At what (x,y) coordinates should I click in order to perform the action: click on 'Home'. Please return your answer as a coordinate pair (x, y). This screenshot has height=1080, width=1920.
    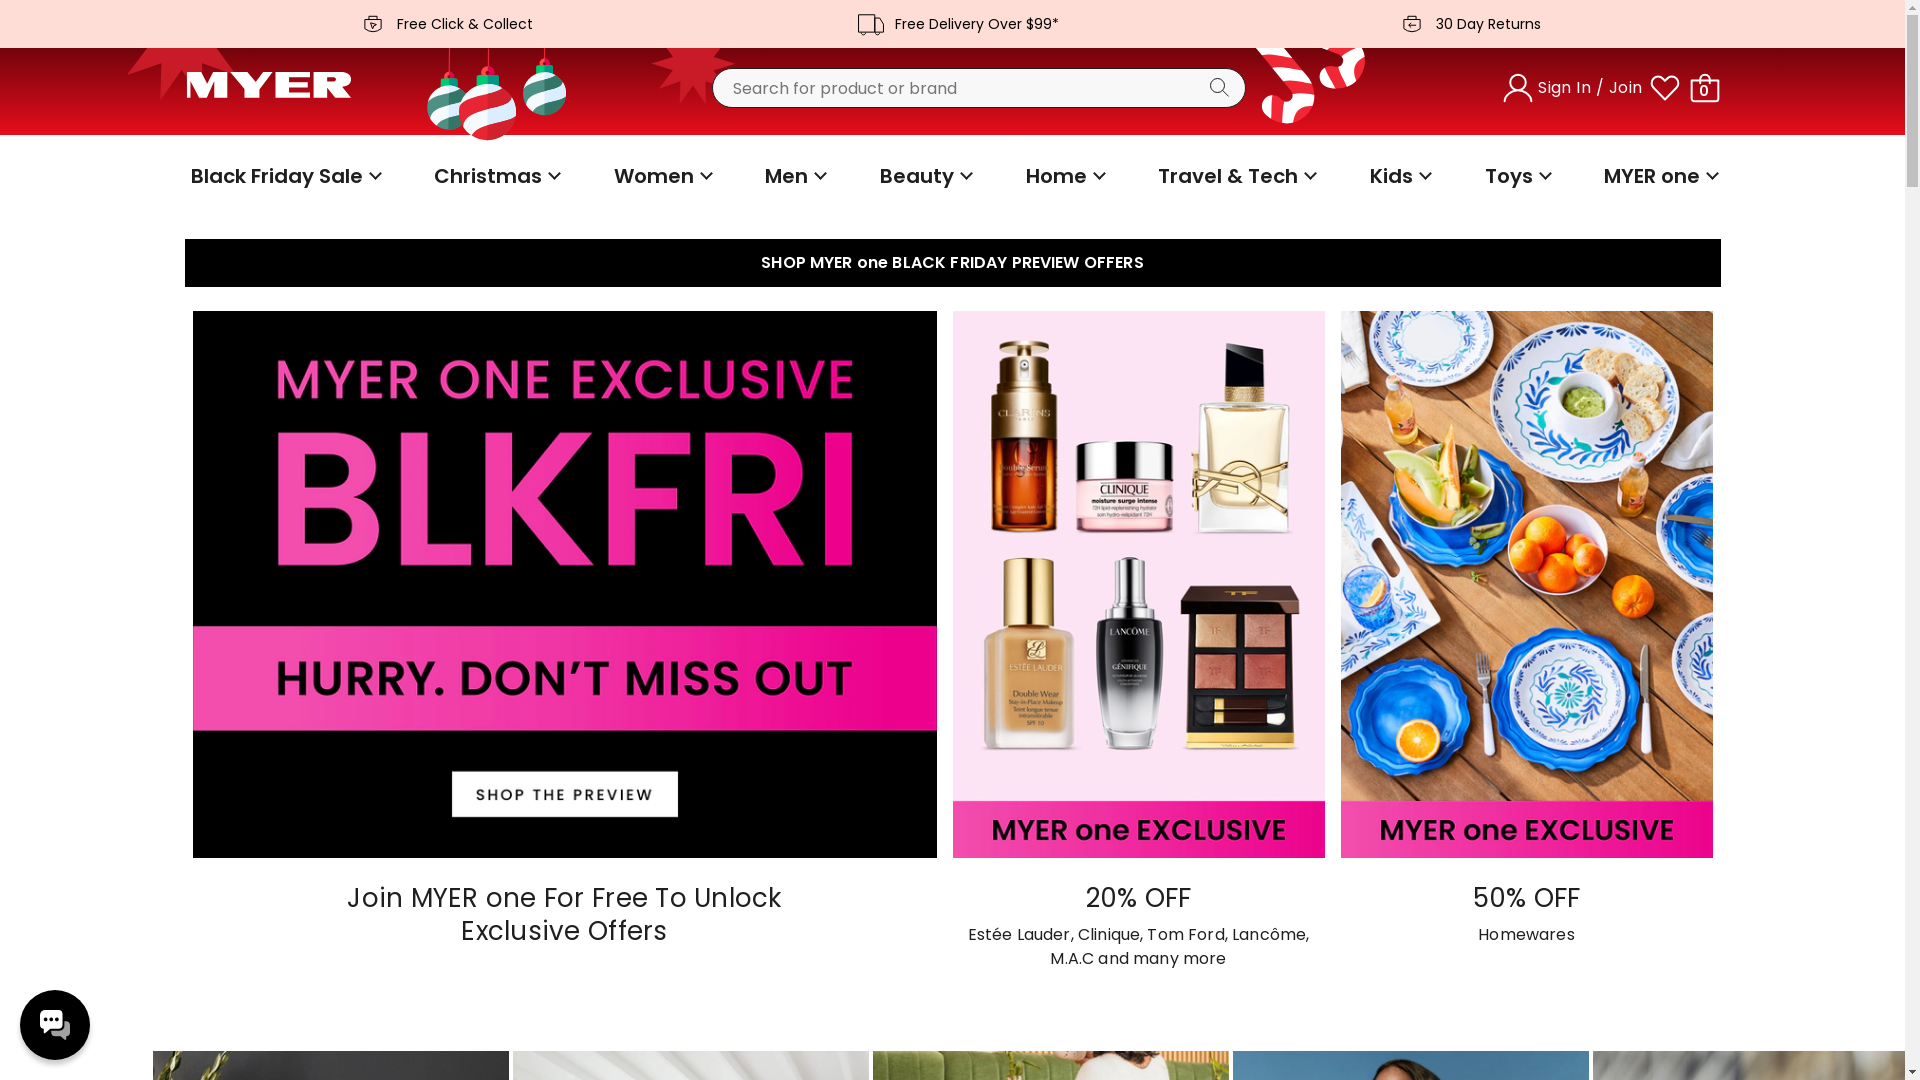
    Looking at the image, I should click on (1019, 175).